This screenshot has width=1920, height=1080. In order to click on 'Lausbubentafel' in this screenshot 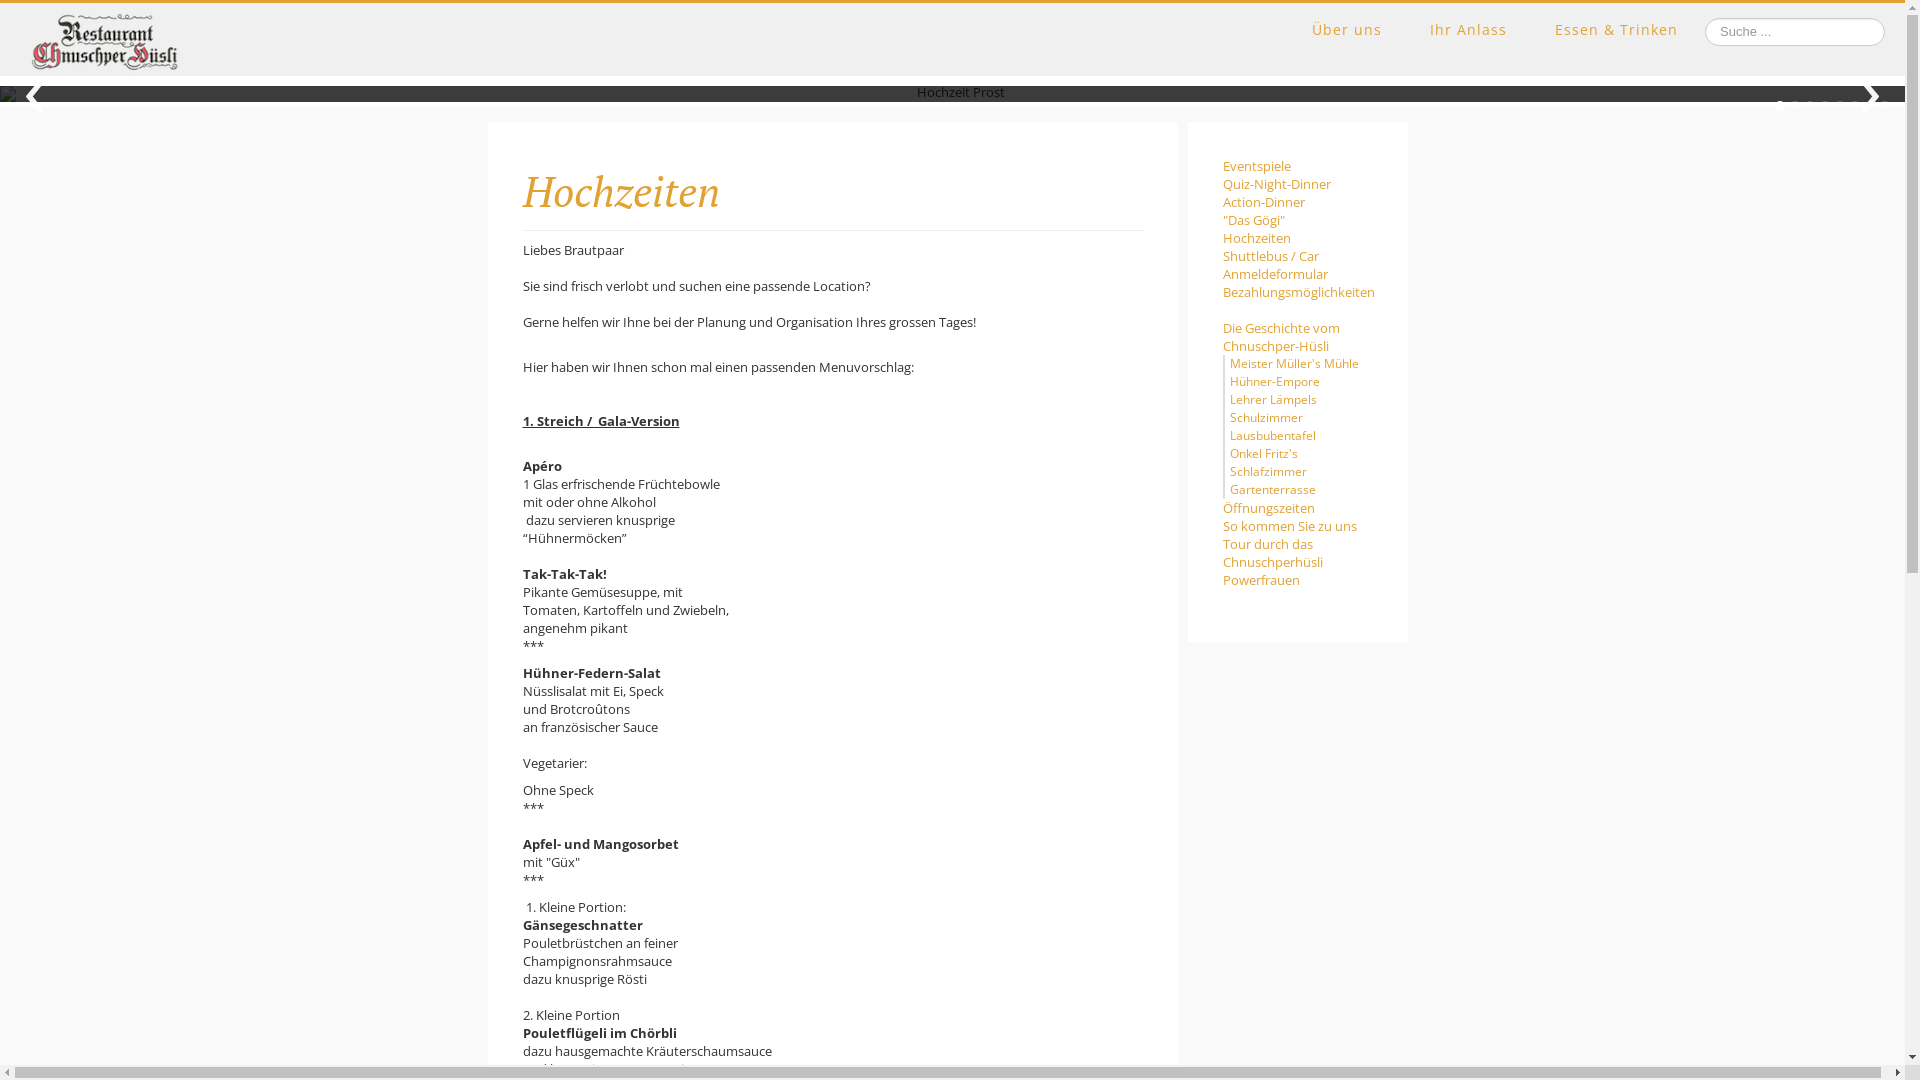, I will do `click(1271, 434)`.